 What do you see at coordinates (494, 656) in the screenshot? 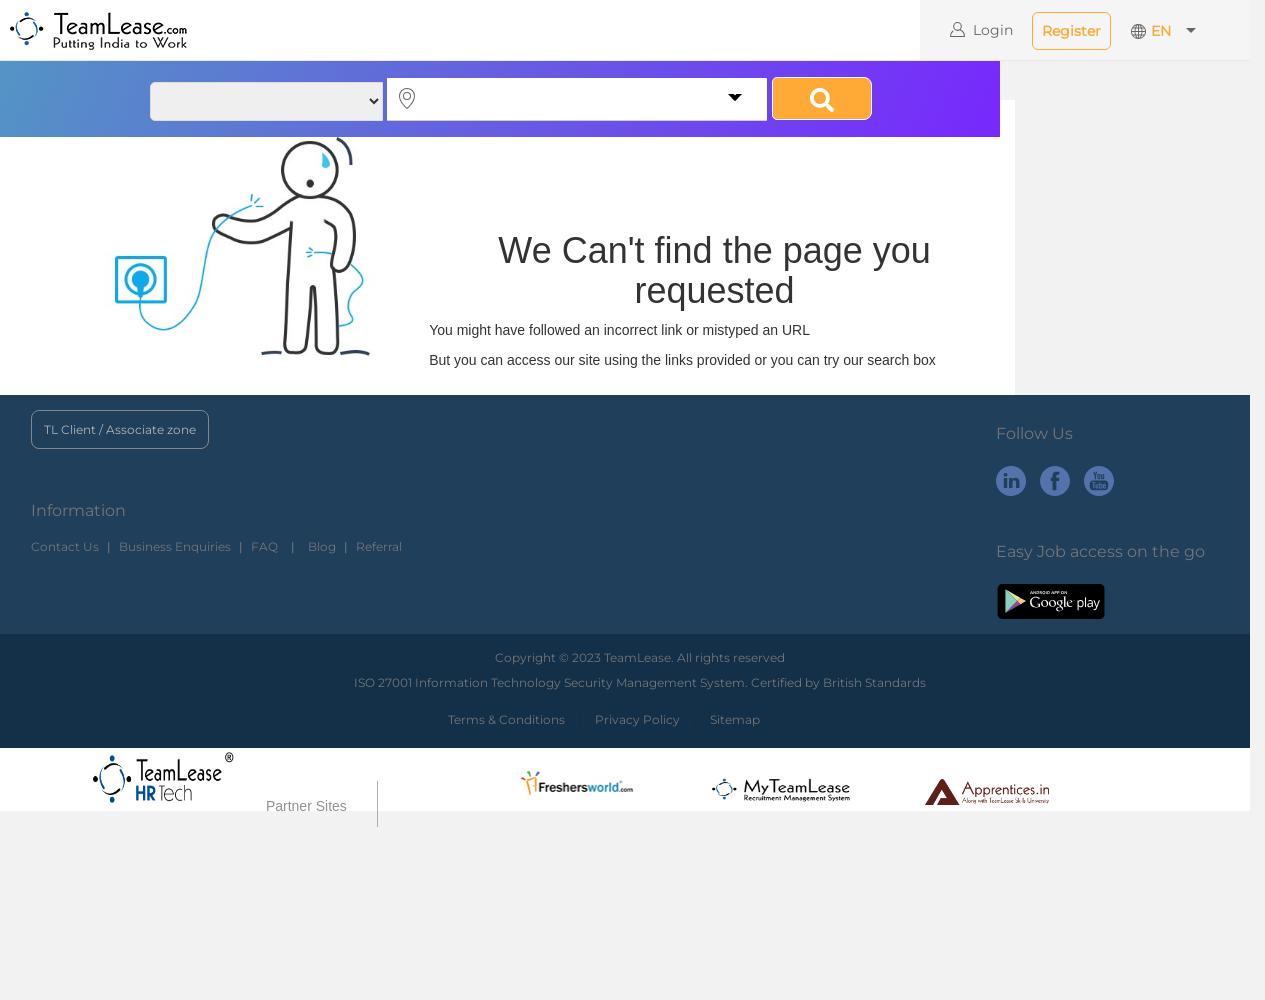
I see `'Copyright © 2023 TeamLease. All rights reserved'` at bounding box center [494, 656].